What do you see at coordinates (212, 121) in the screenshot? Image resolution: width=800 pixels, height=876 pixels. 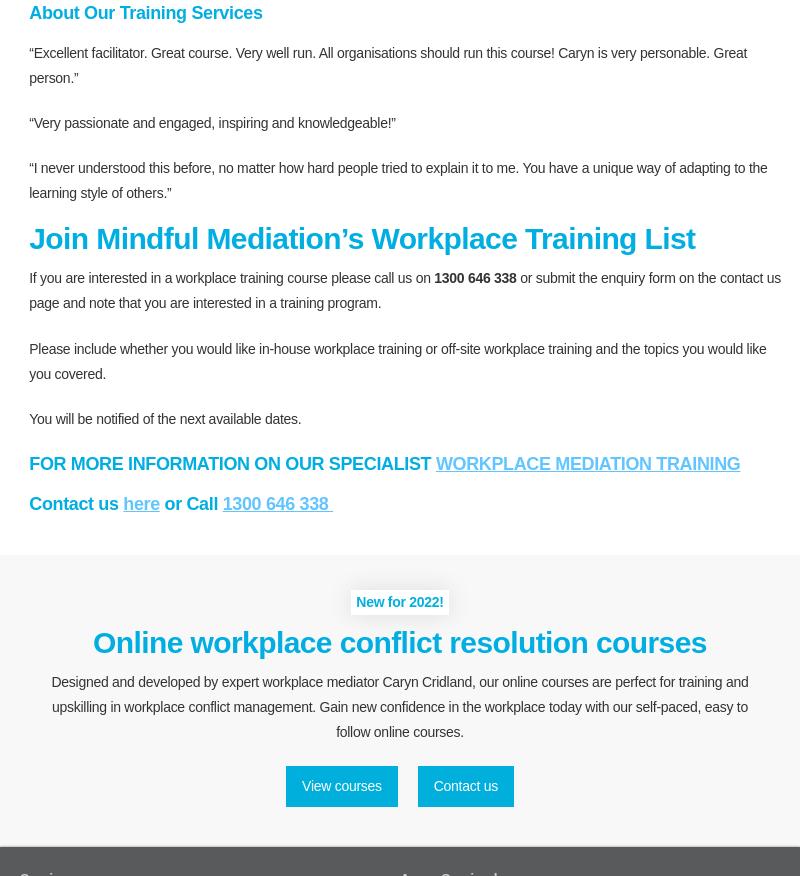 I see `'“Very passionate and engaged, inspiring and knowledgeable!”'` at bounding box center [212, 121].